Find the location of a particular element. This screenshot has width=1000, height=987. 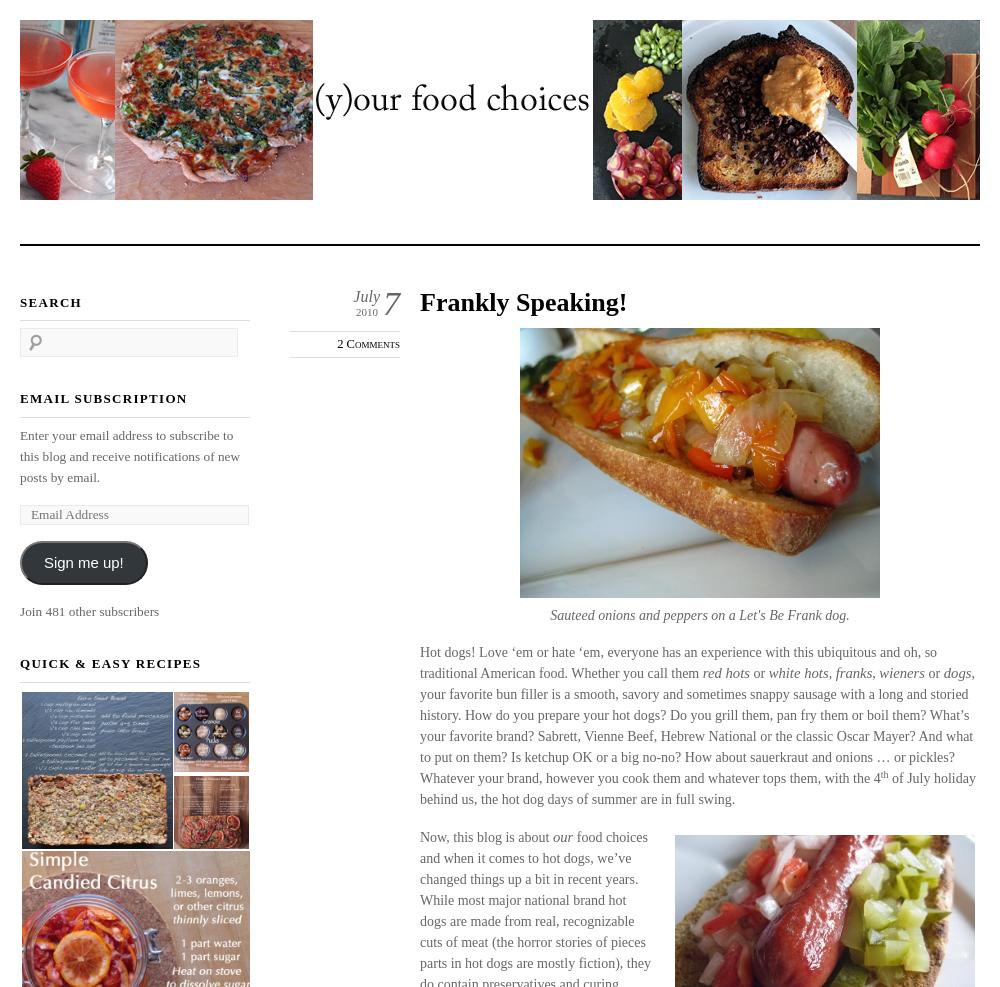

'Frankly Speaking!' is located at coordinates (523, 301).